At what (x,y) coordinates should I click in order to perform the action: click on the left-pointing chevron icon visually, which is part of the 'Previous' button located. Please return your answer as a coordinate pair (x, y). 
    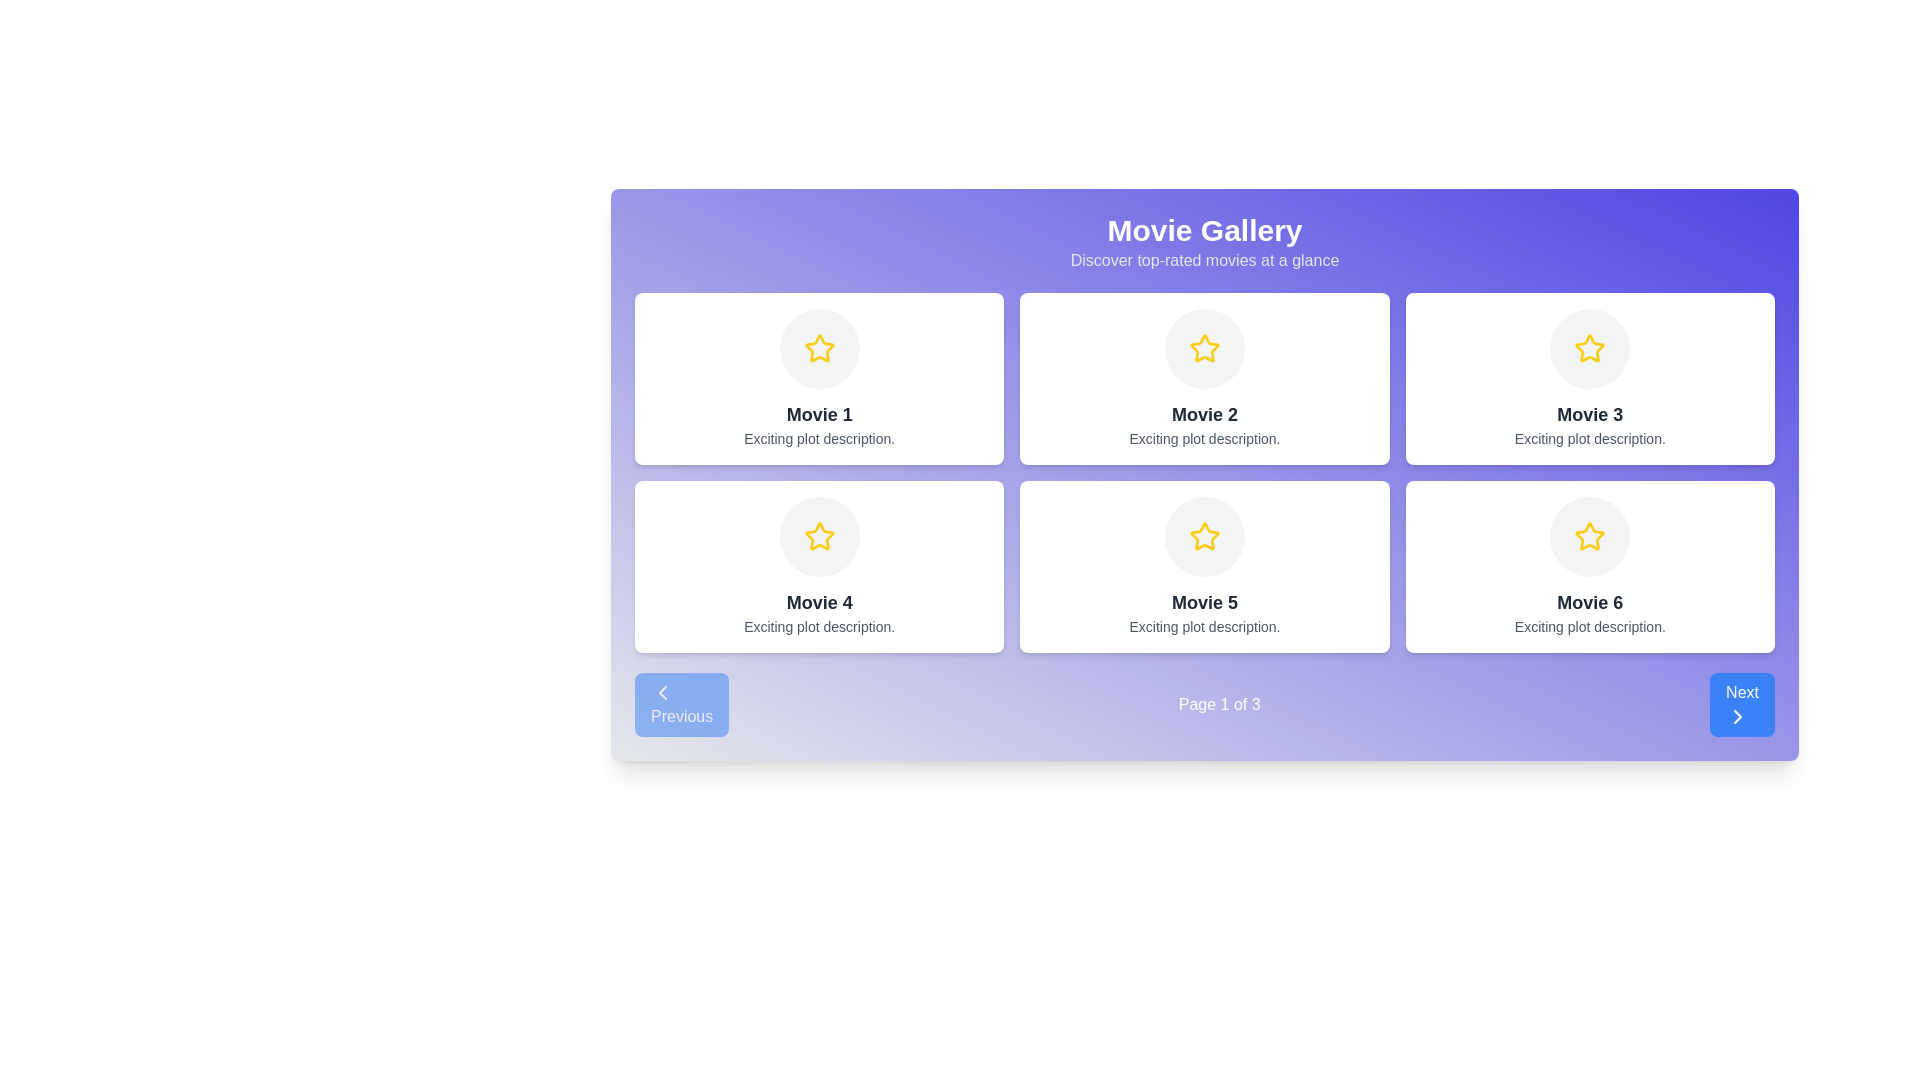
    Looking at the image, I should click on (662, 692).